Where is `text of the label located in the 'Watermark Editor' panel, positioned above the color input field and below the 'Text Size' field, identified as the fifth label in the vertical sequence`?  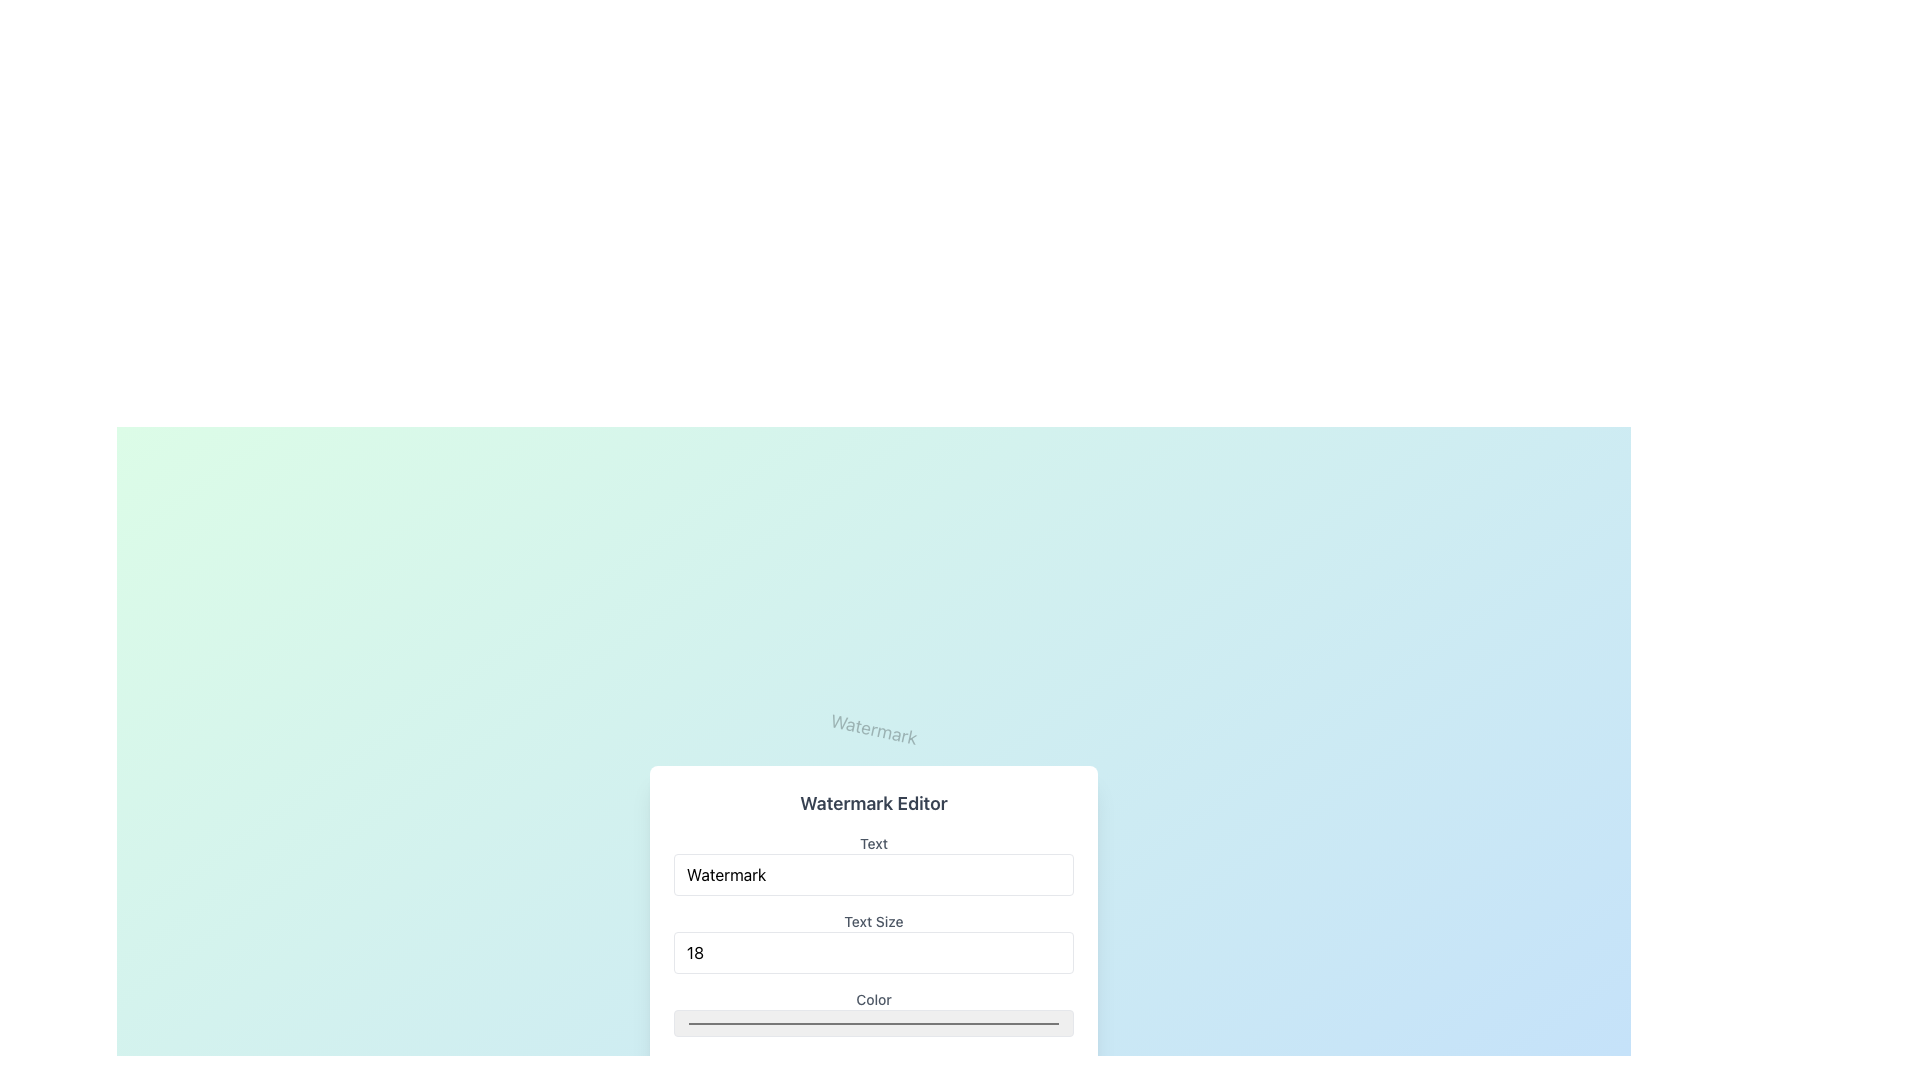 text of the label located in the 'Watermark Editor' panel, positioned above the color input field and below the 'Text Size' field, identified as the fifth label in the vertical sequence is located at coordinates (873, 999).